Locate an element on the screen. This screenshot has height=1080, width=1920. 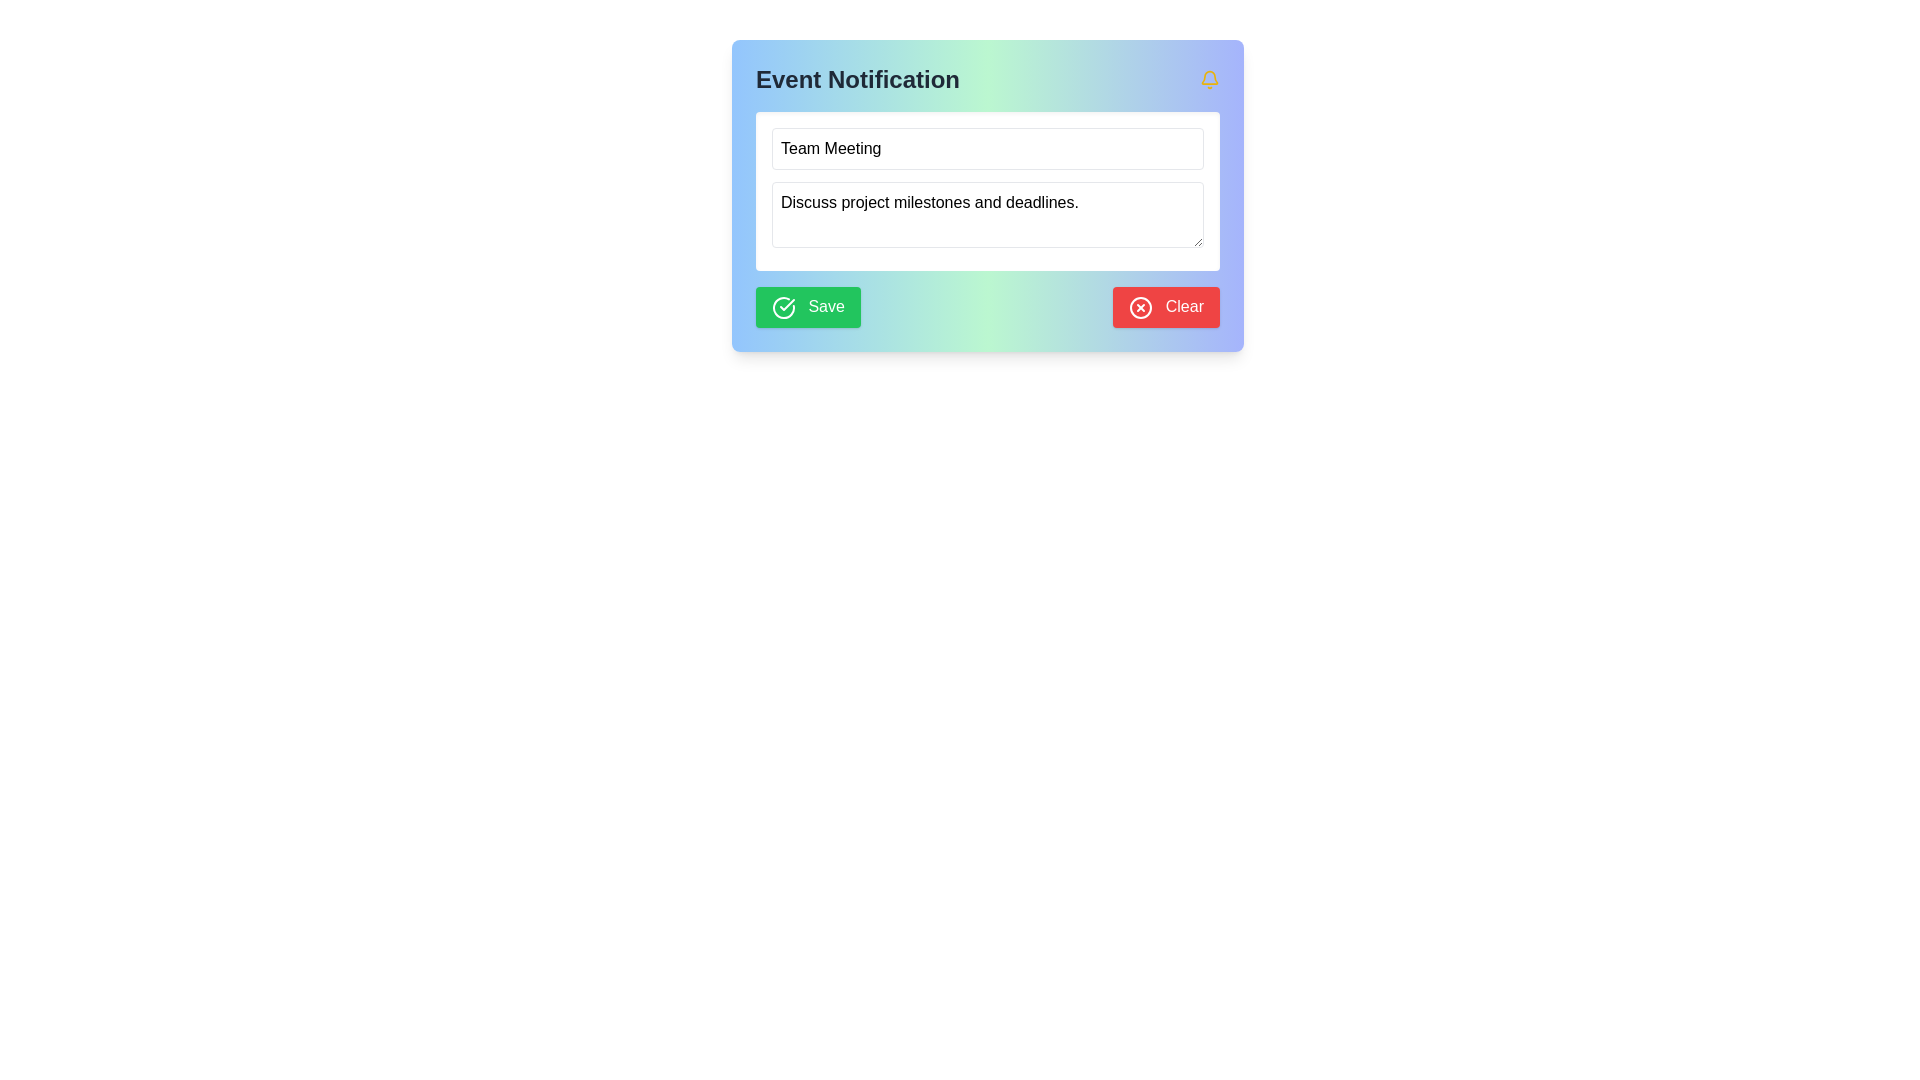
the multiline text input field with the placeholder 'Discuss project milestones and deadlines' located below the 'Team Meeting' label is located at coordinates (988, 191).